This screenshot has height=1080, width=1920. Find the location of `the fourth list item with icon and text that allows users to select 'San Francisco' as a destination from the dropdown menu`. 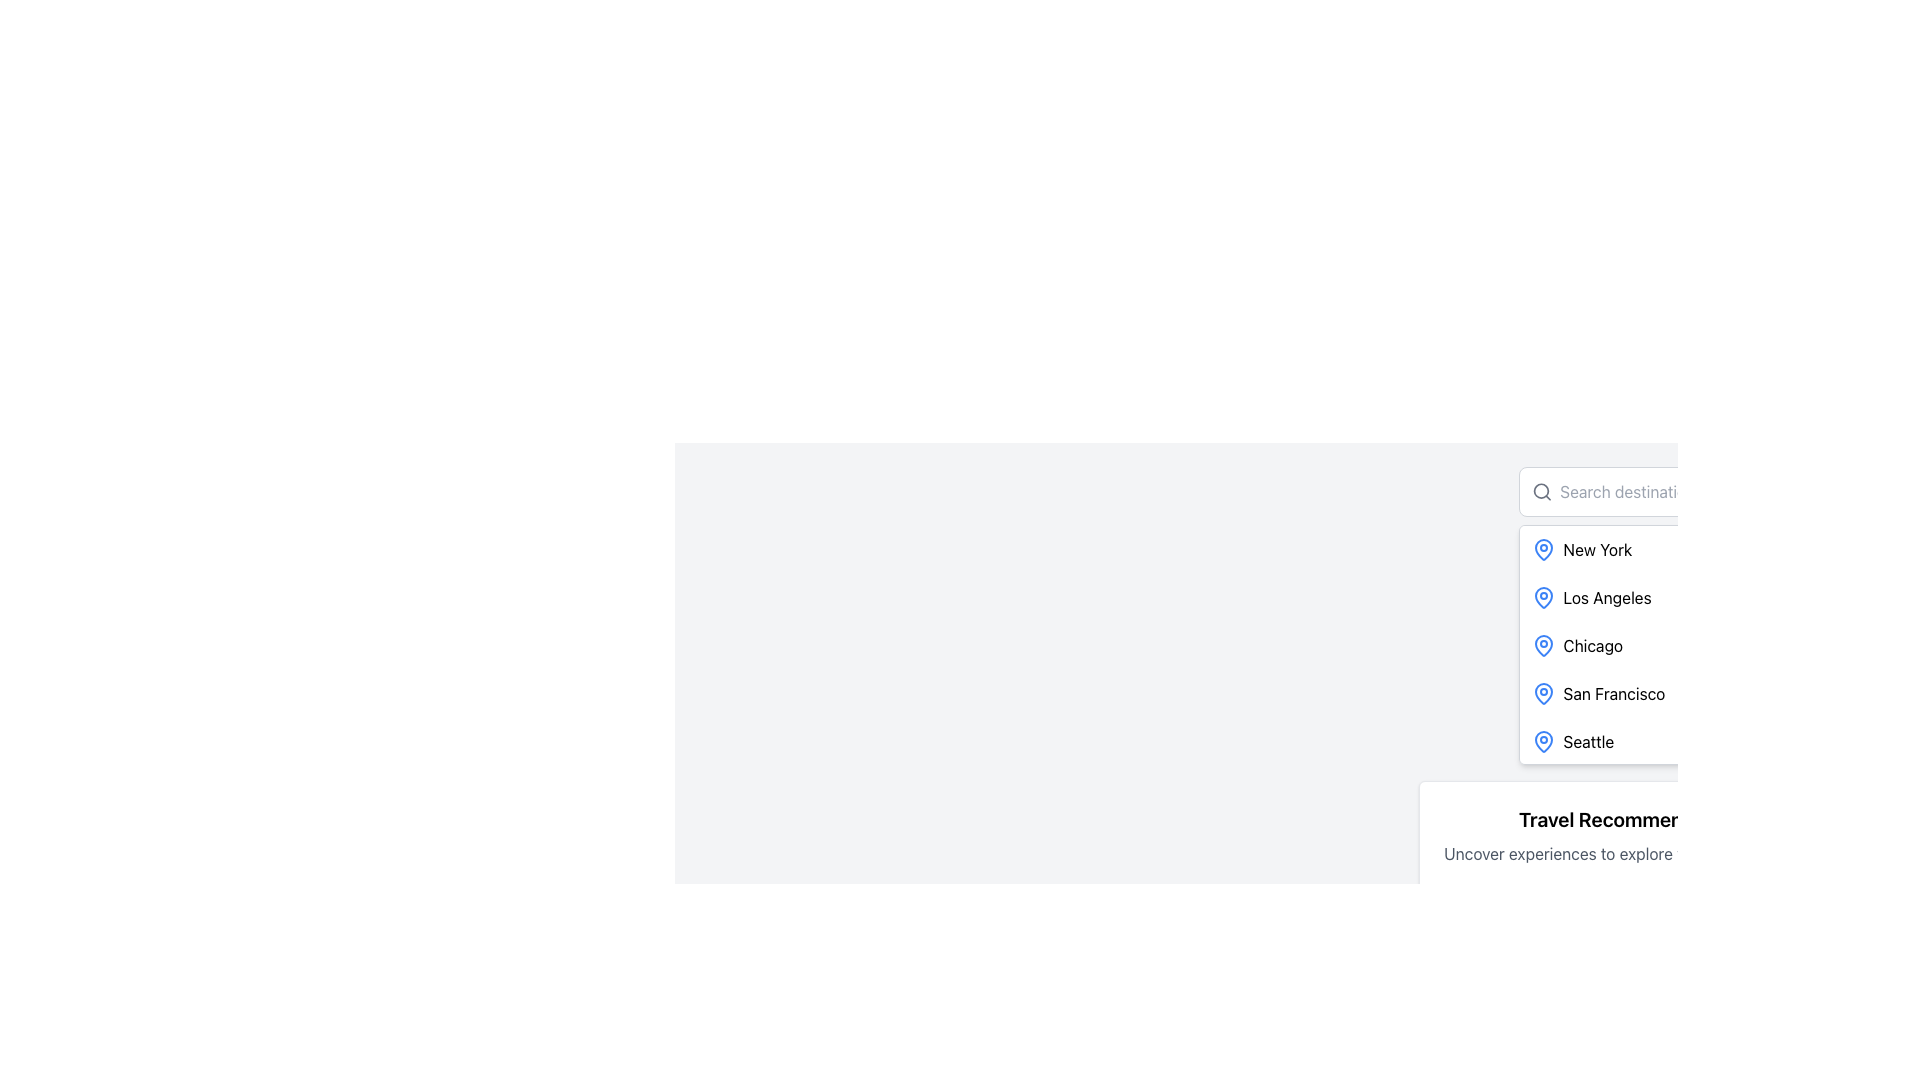

the fourth list item with icon and text that allows users to select 'San Francisco' as a destination from the dropdown menu is located at coordinates (1635, 693).